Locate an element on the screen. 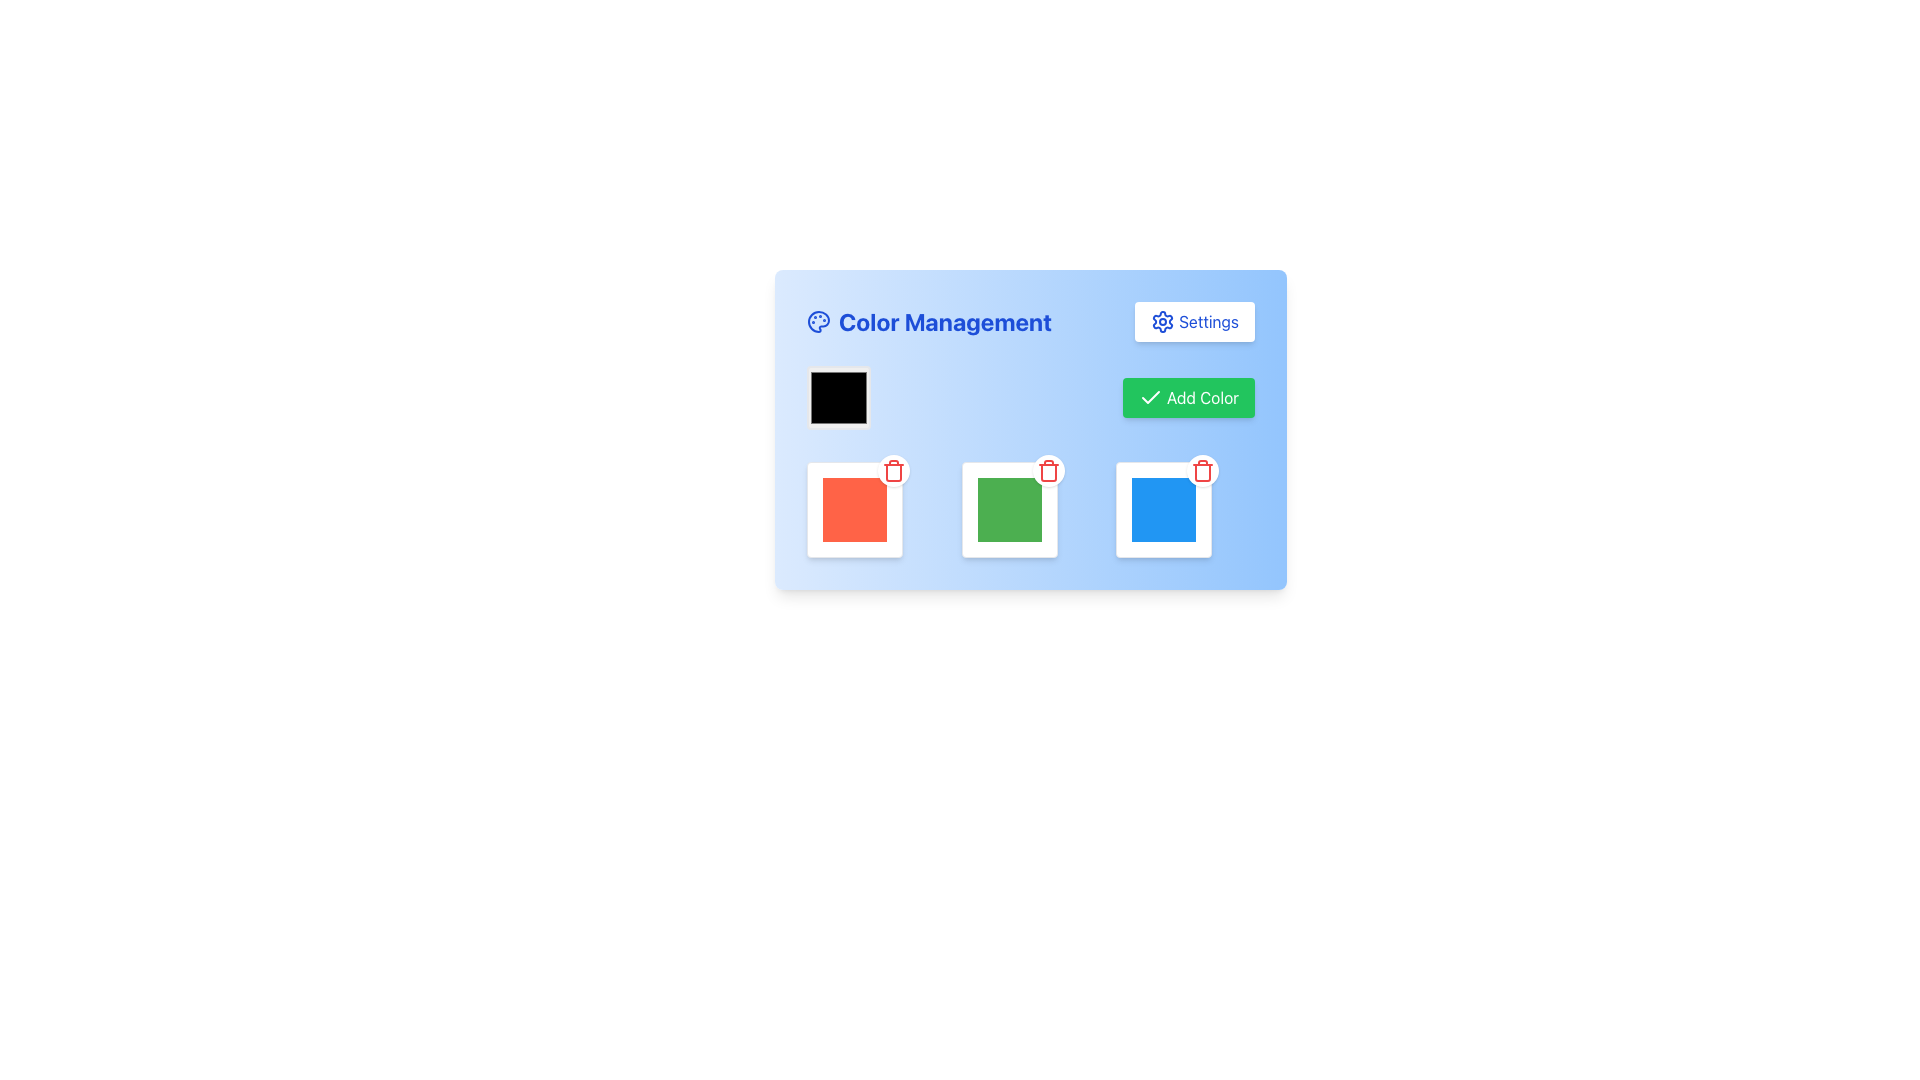 The width and height of the screenshot is (1920, 1080). the circular delete button with a red trash can icon at the top-right corner of the red background color swatch is located at coordinates (892, 470).